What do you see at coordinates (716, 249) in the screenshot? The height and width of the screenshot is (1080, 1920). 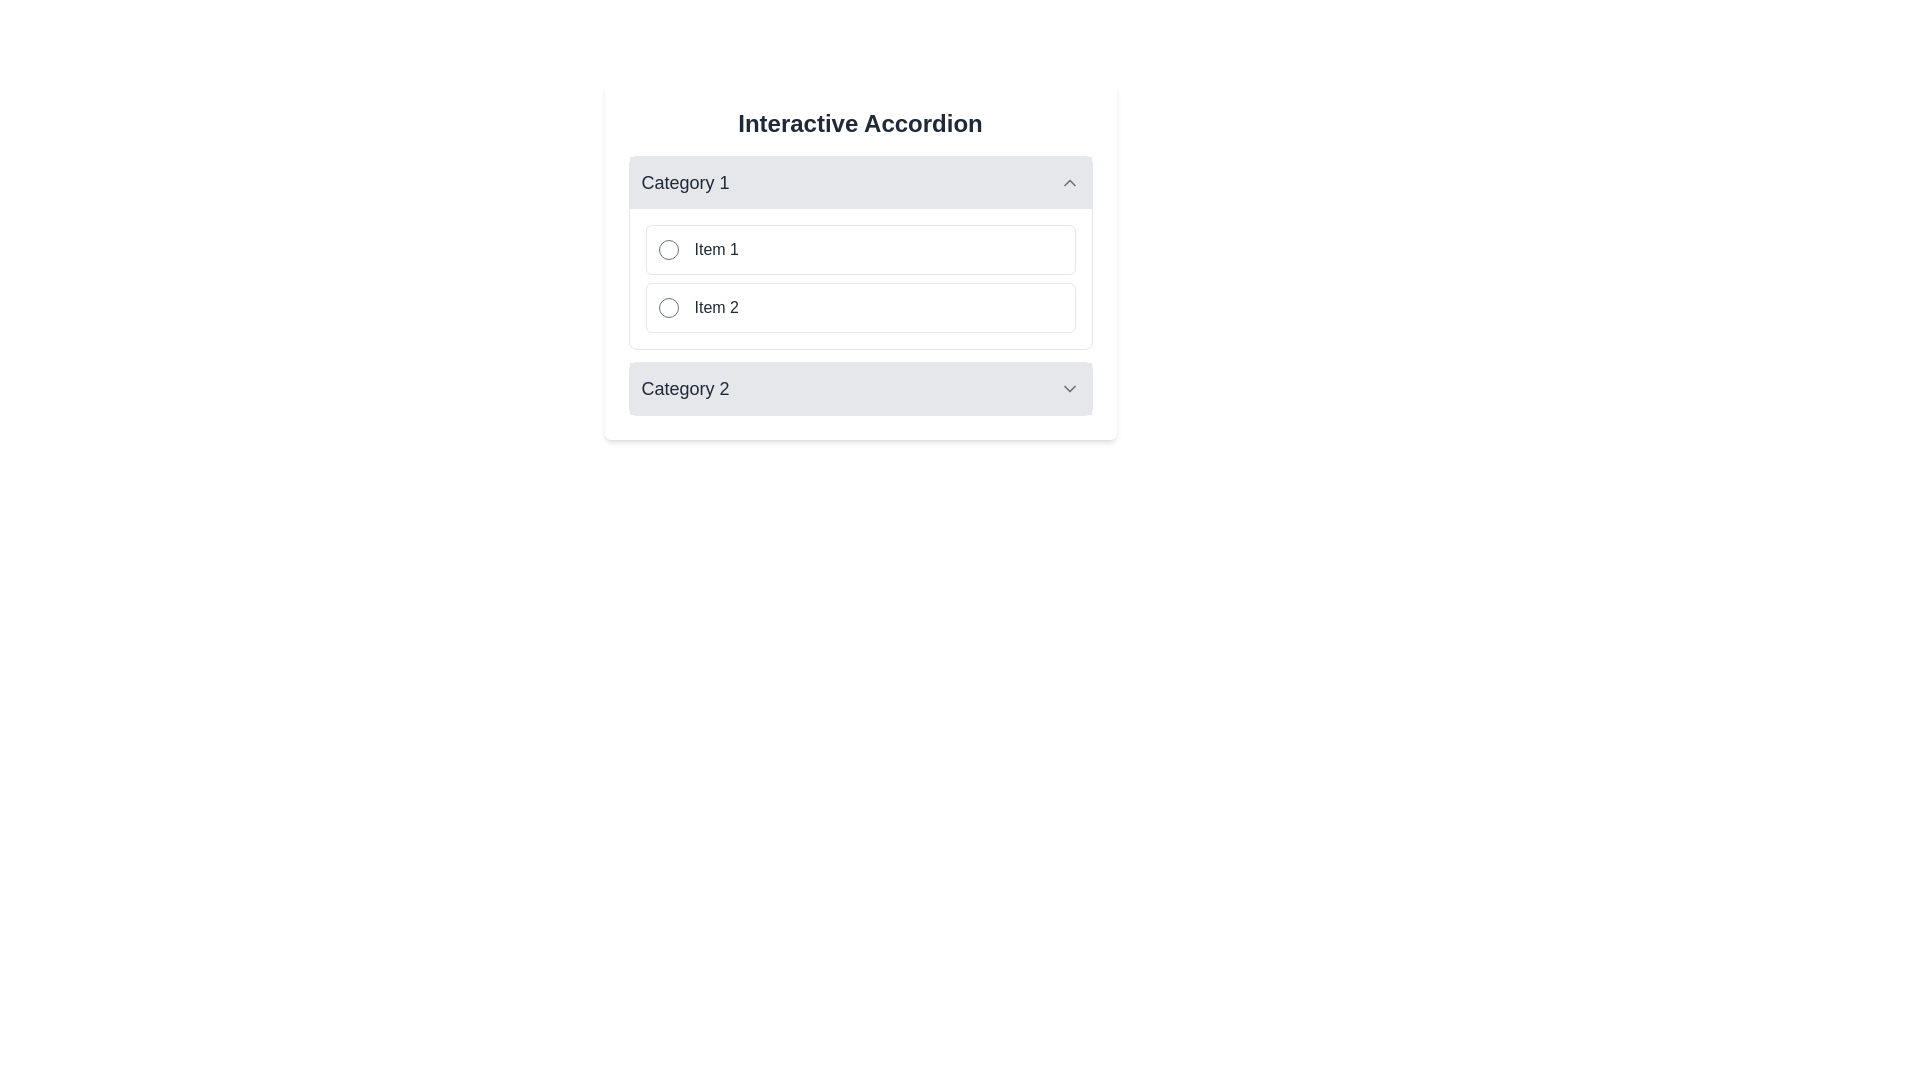 I see `the Text Label displaying 'Item 1', which is styled in dark gray and located to the right of a circular icon within a clickable box in the 'Category 1' section` at bounding box center [716, 249].